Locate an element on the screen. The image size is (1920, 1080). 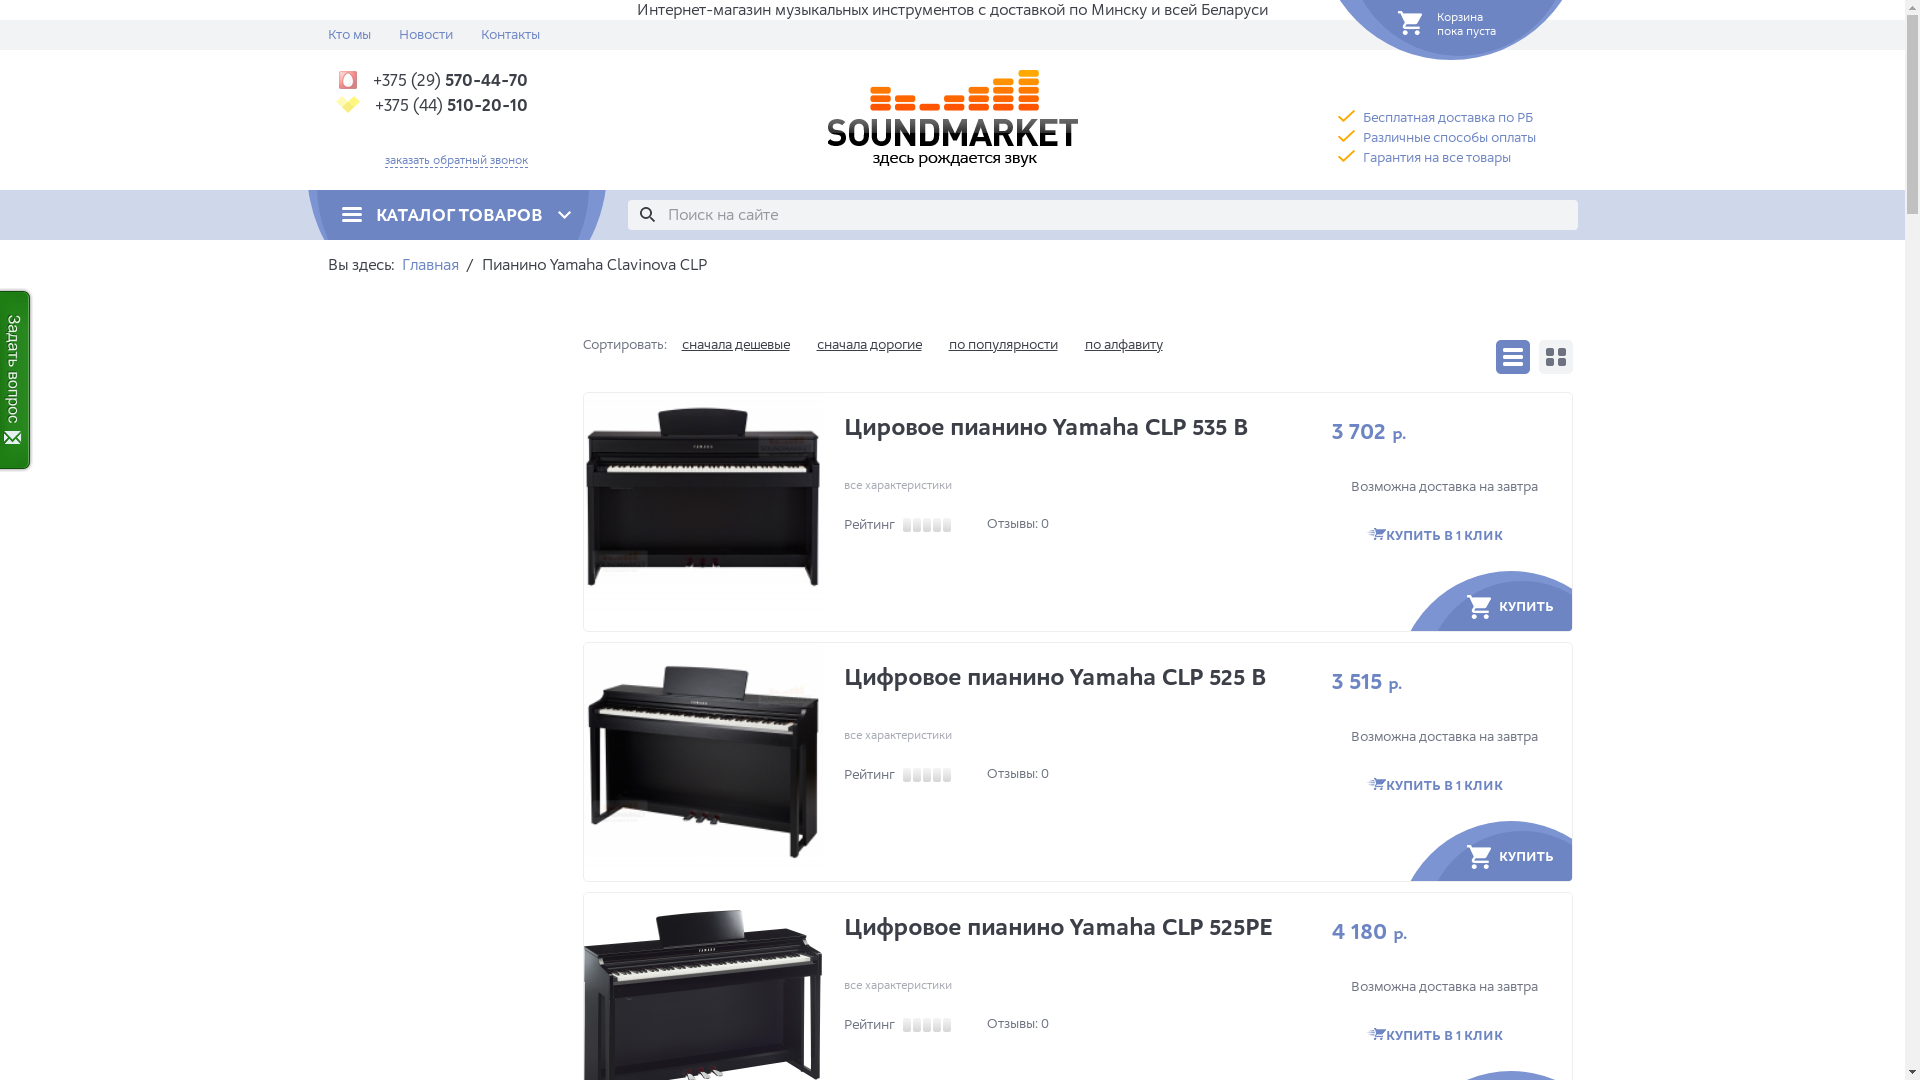
'+375 (44) 510-20-10' is located at coordinates (426, 104).